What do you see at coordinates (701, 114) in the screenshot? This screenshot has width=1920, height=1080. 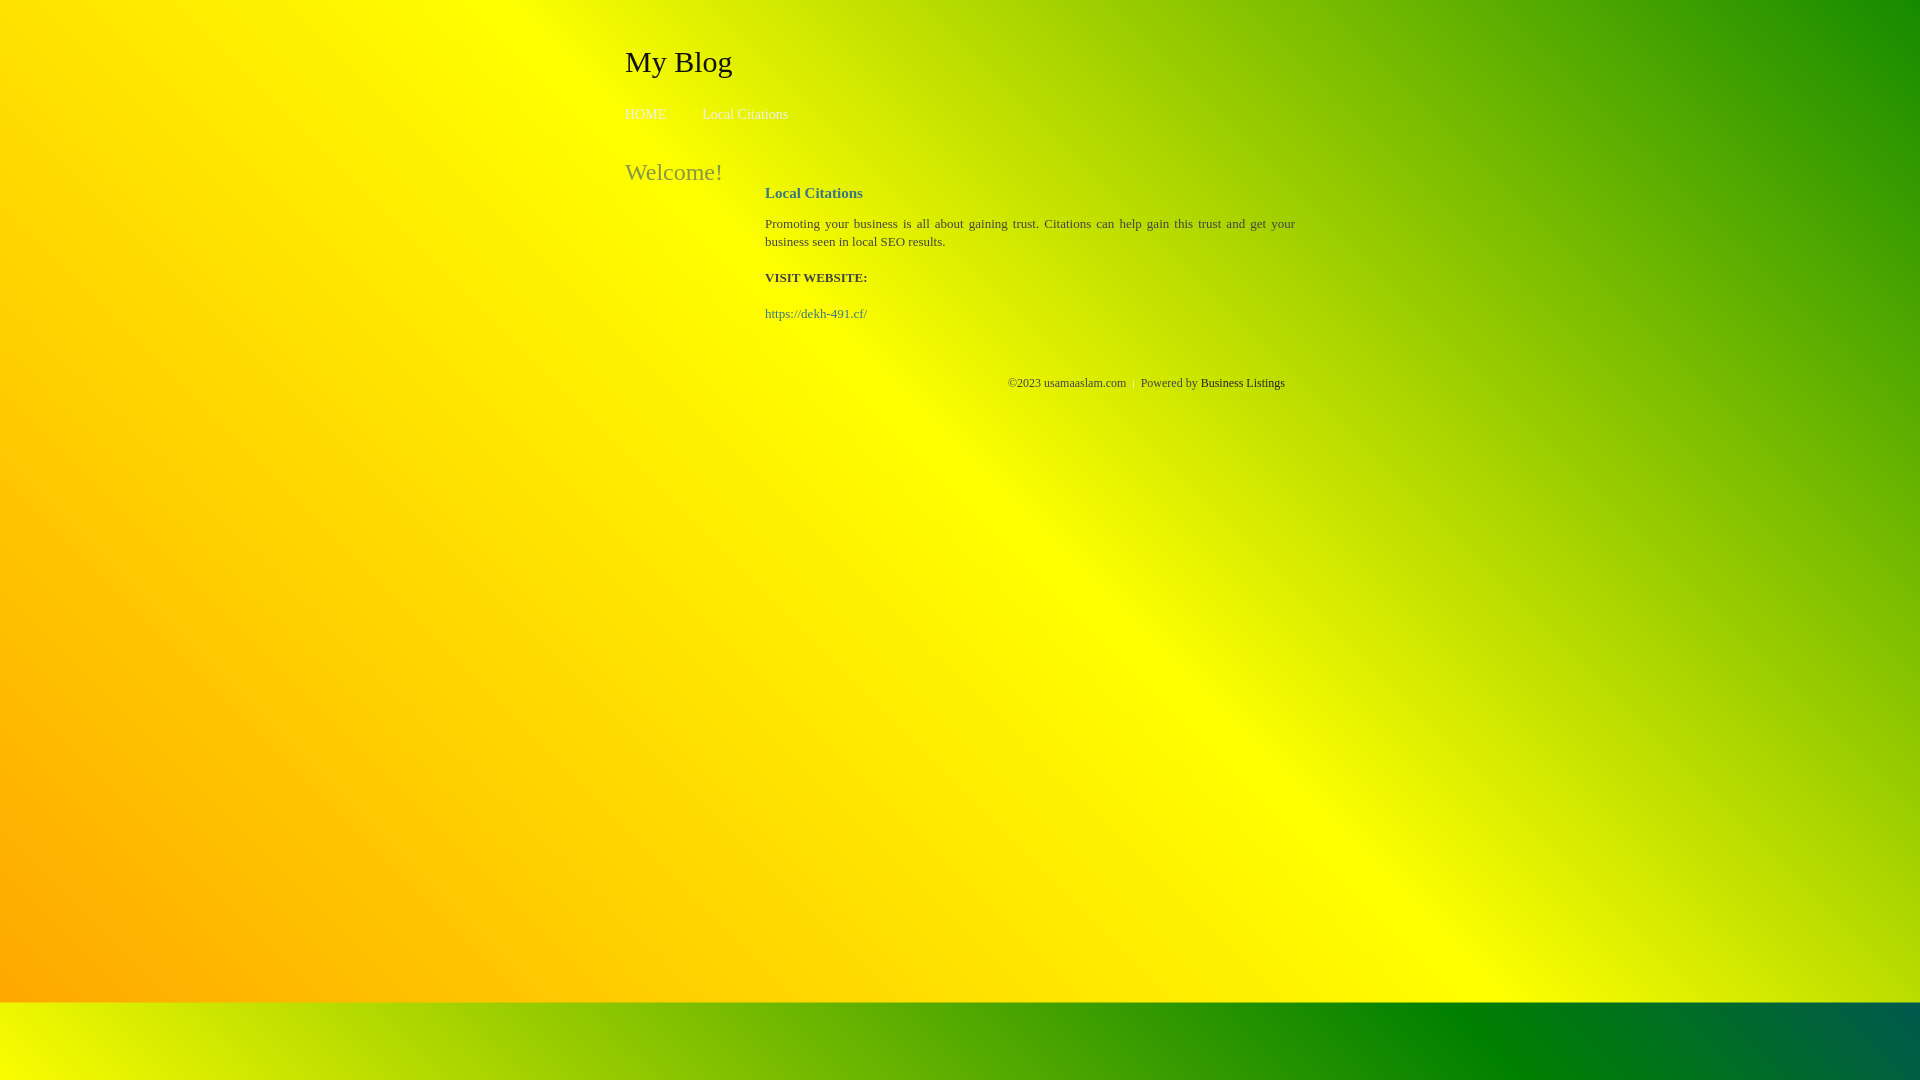 I see `'Local Citations'` at bounding box center [701, 114].